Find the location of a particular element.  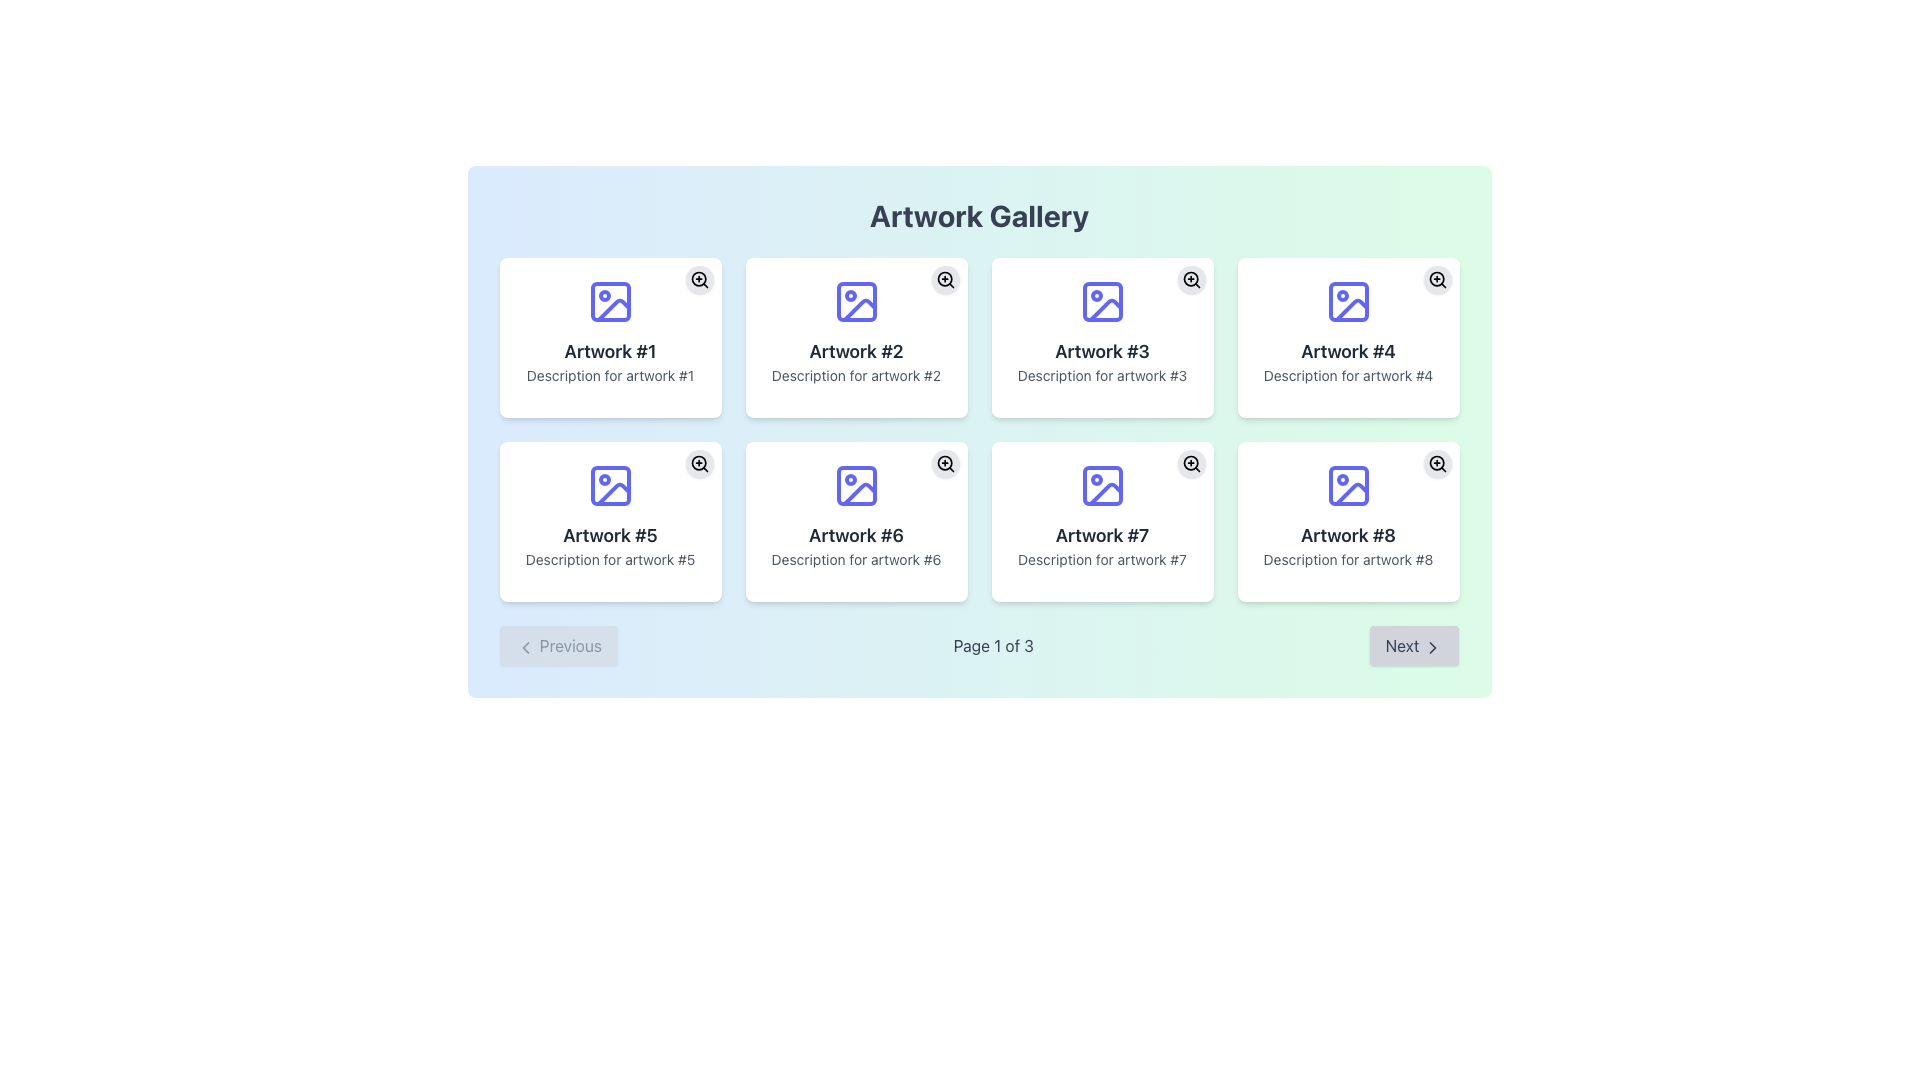

the SVG Circle located at the top-right corner of the 'Artwork #6' card, which may represent an auxiliary feature such as zoom-in or details is located at coordinates (943, 463).